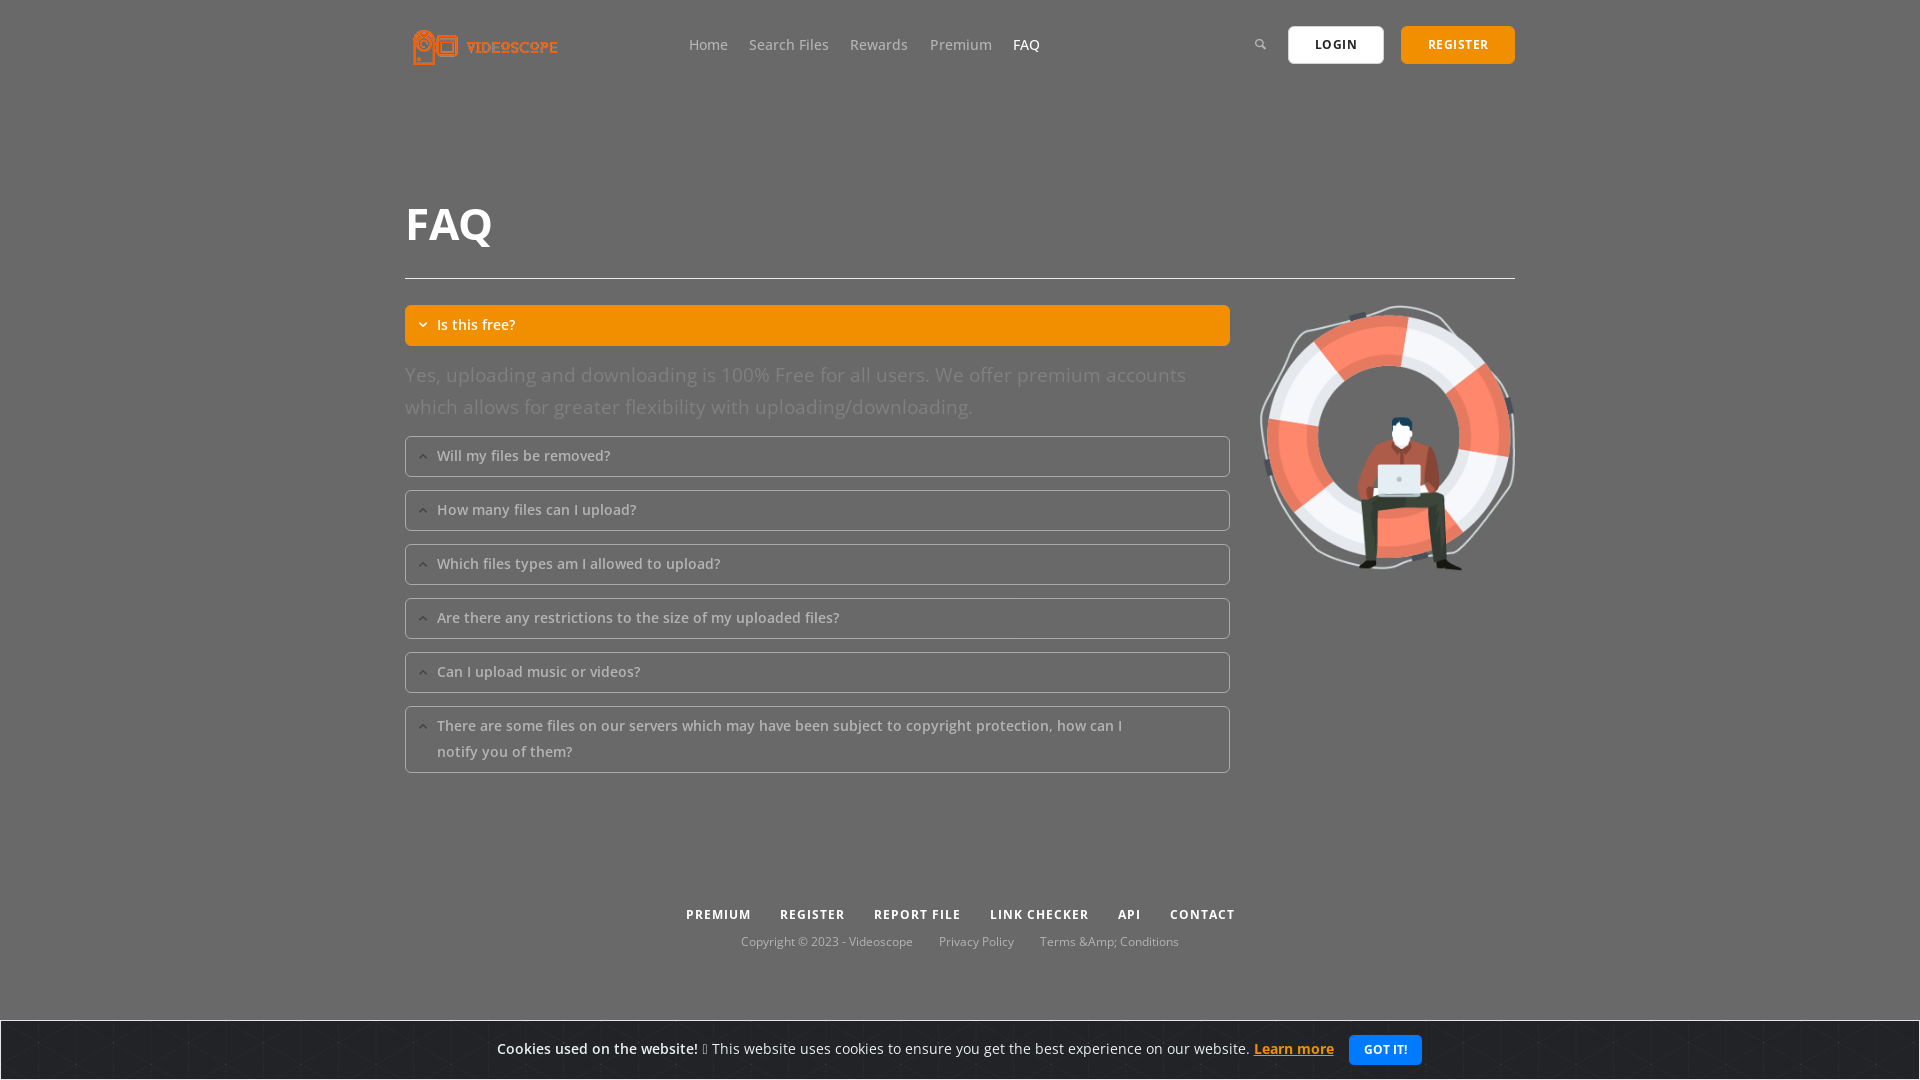  I want to click on 'REGISTER', so click(811, 914).